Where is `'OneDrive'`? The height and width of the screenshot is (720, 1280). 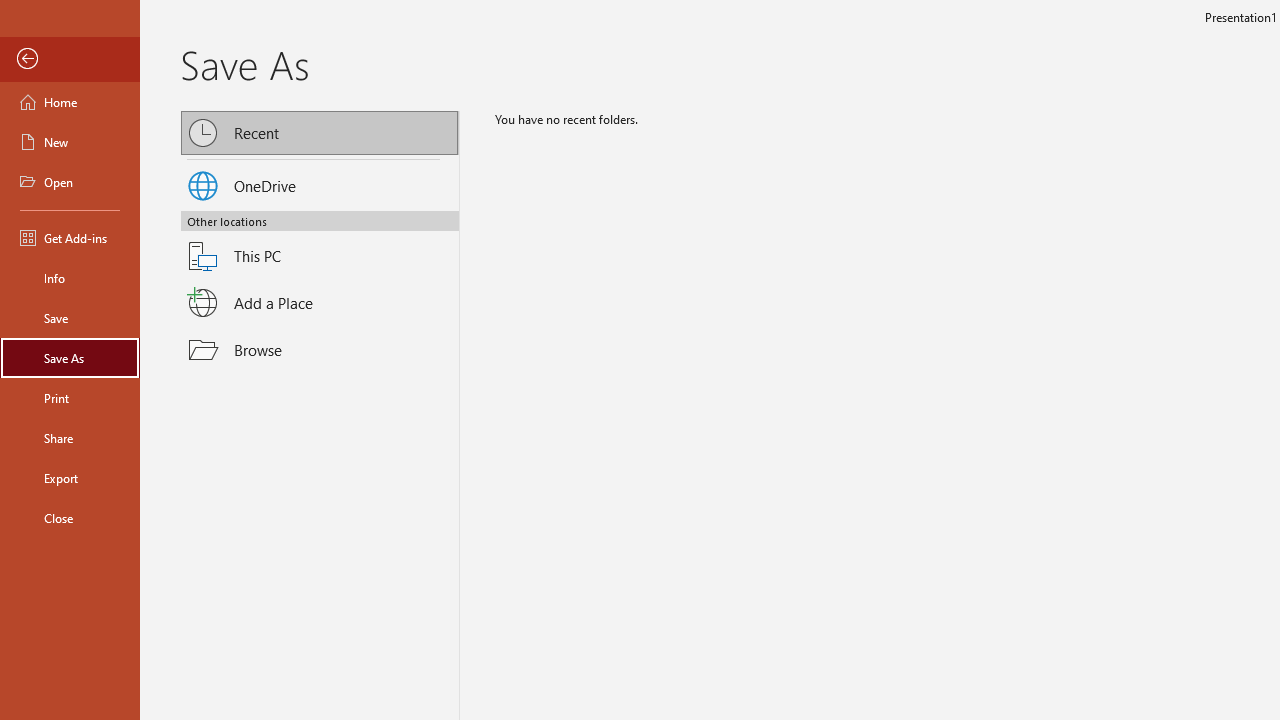 'OneDrive' is located at coordinates (320, 182).